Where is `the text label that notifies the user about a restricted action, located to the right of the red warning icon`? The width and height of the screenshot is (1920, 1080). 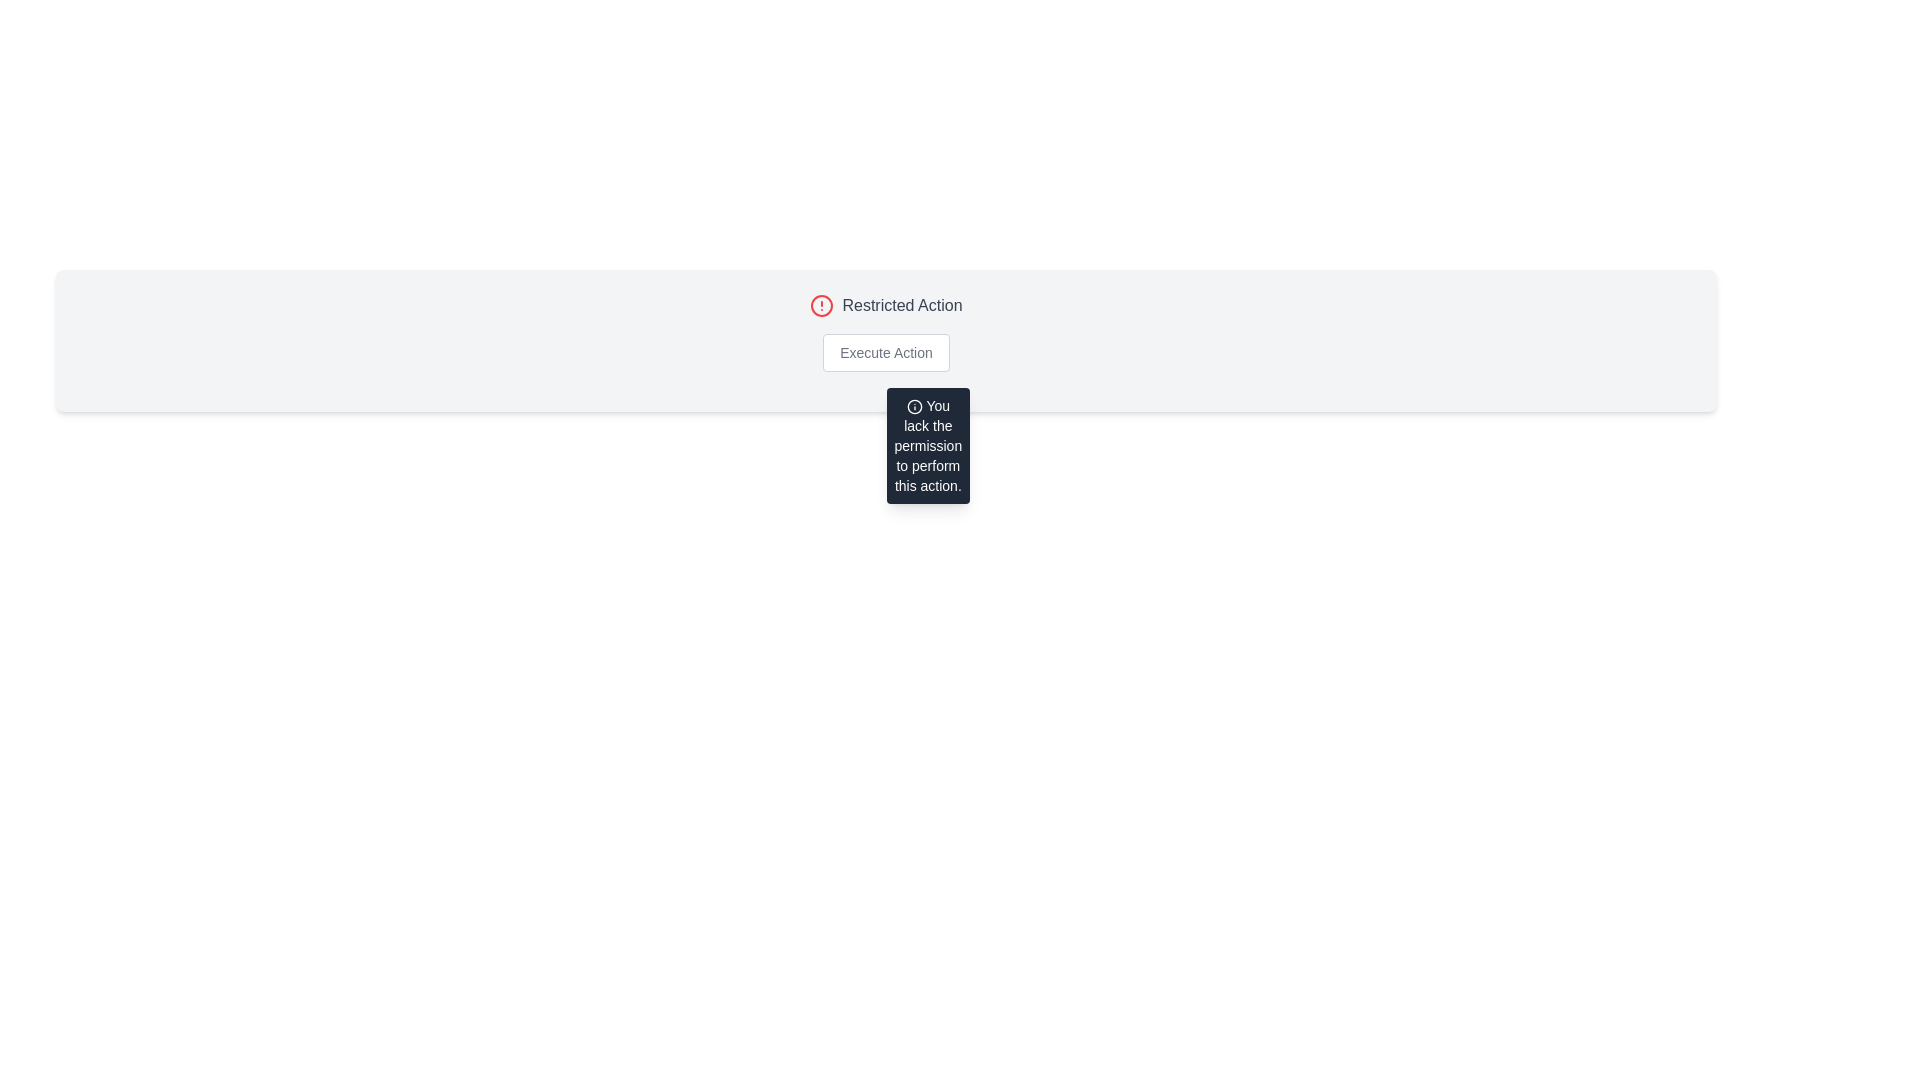
the text label that notifies the user about a restricted action, located to the right of the red warning icon is located at coordinates (901, 305).